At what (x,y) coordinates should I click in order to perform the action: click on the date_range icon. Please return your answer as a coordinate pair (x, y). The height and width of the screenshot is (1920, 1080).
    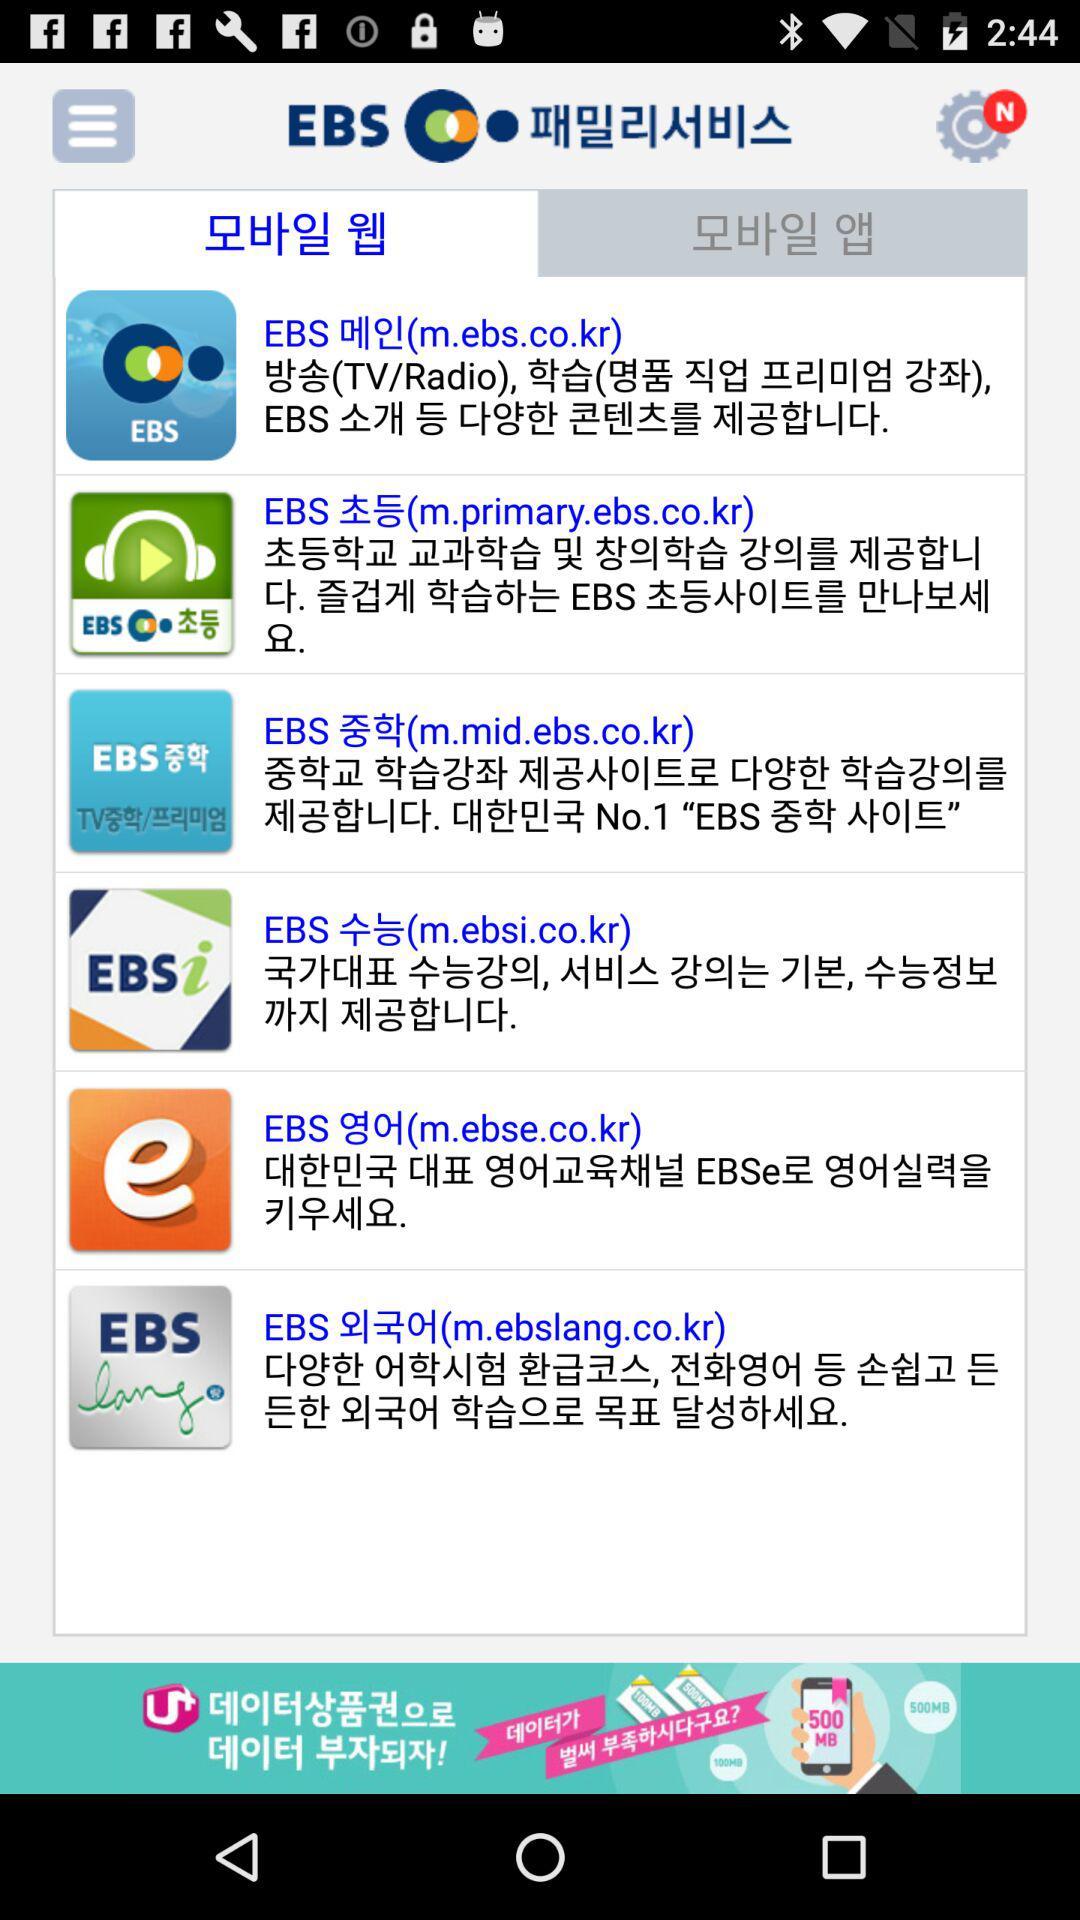
    Looking at the image, I should click on (296, 248).